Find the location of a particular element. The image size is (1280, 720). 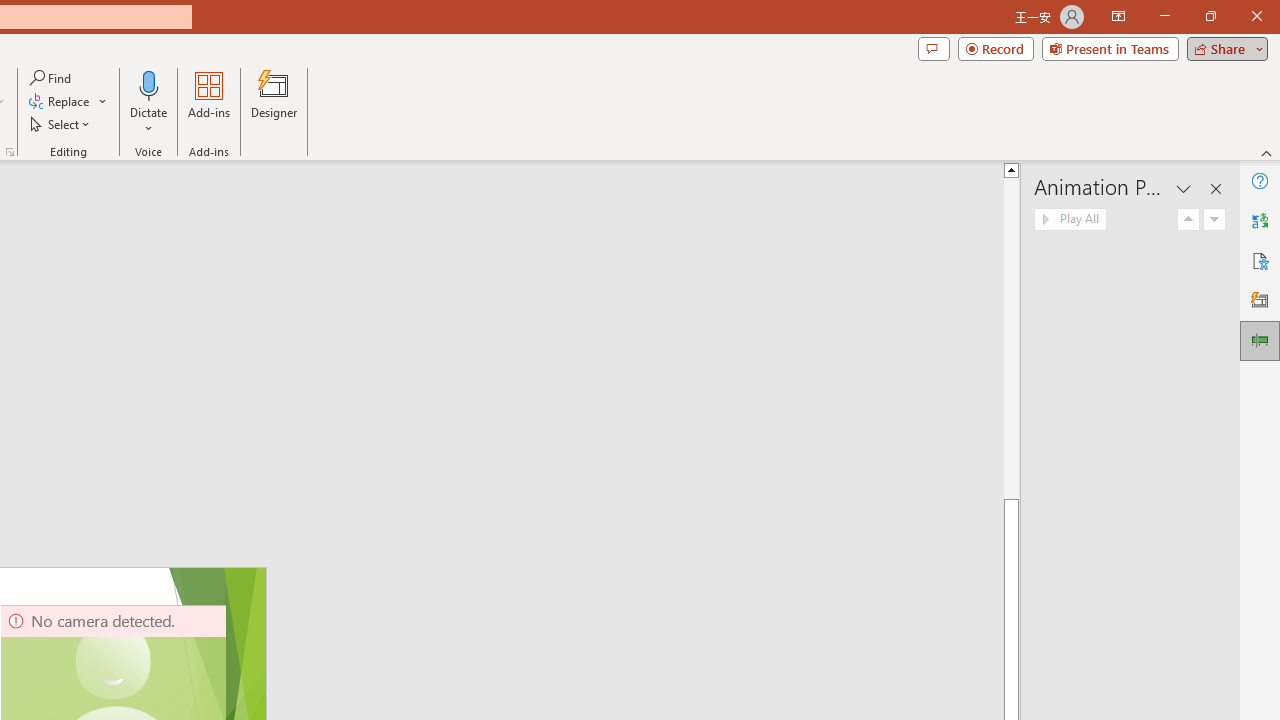

'Translator' is located at coordinates (1259, 221).